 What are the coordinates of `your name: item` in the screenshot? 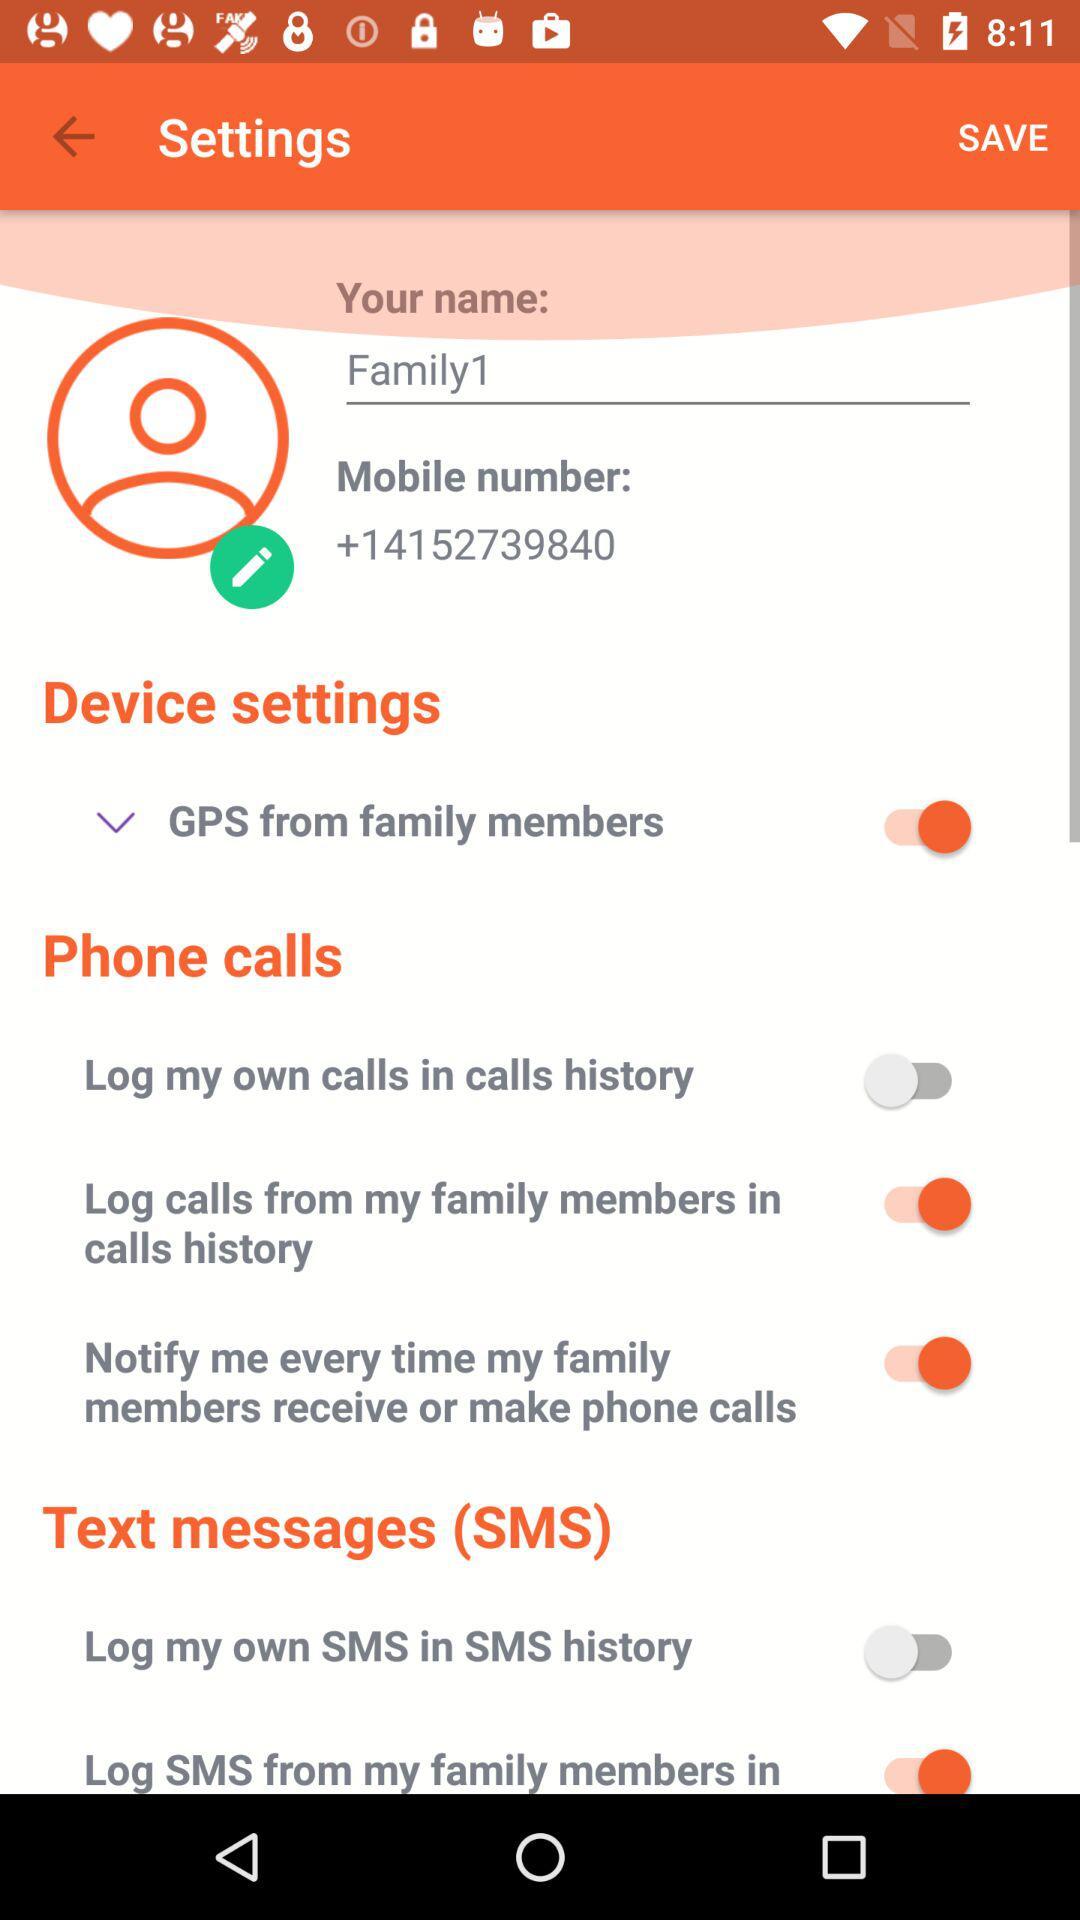 It's located at (441, 295).